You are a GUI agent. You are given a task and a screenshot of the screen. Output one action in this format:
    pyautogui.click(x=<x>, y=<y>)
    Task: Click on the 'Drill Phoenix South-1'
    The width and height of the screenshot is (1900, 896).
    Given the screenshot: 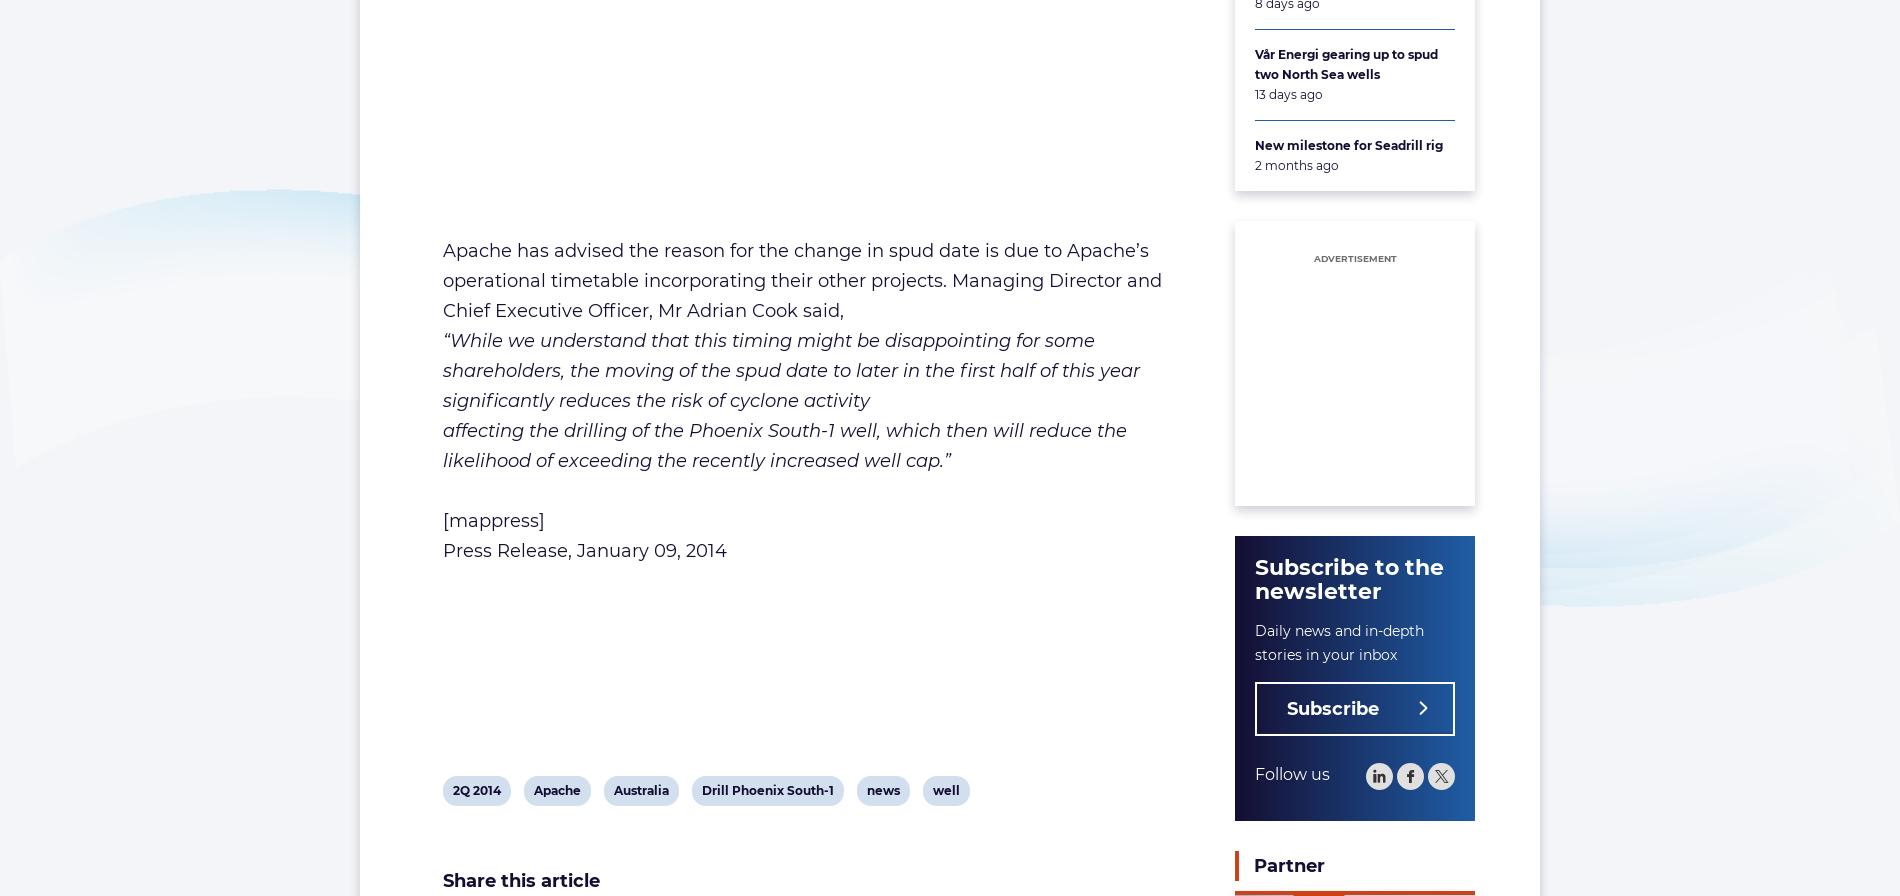 What is the action you would take?
    pyautogui.click(x=766, y=789)
    